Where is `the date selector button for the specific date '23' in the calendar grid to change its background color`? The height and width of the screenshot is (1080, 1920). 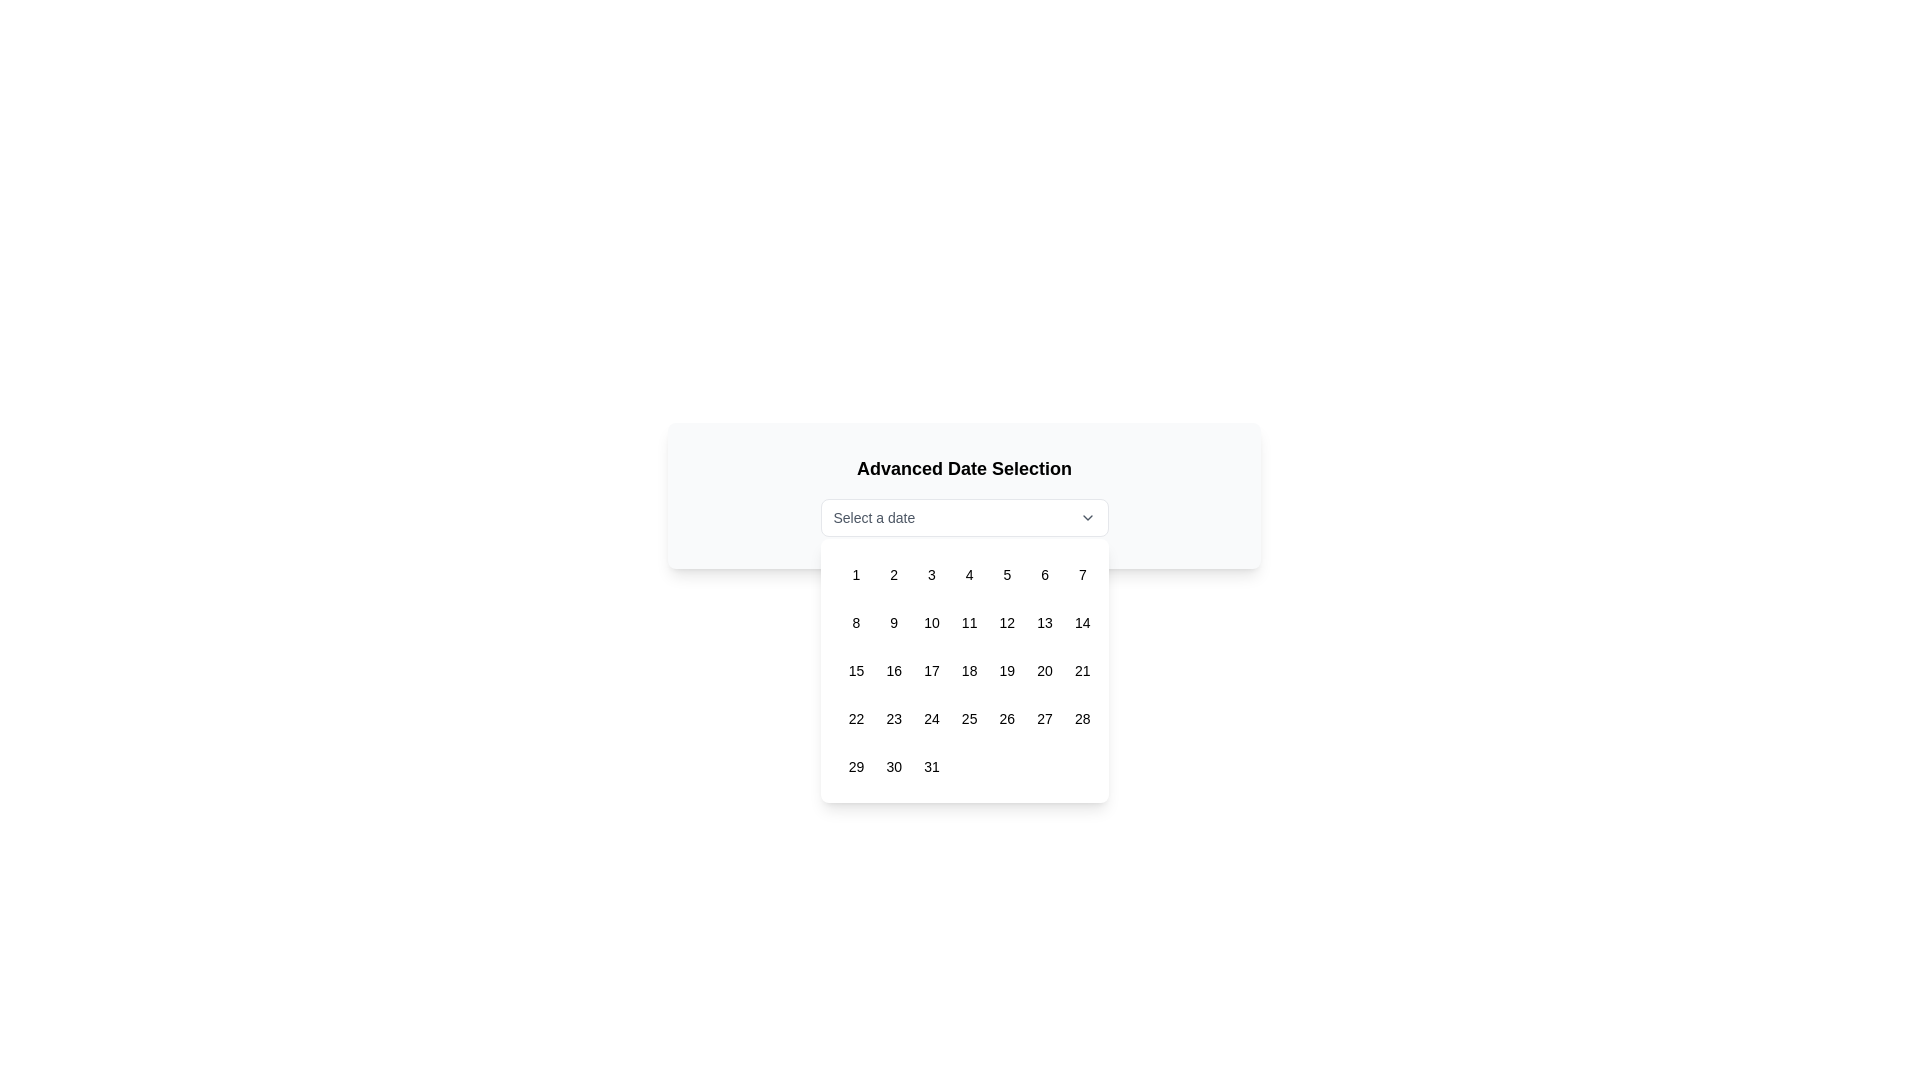
the date selector button for the specific date '23' in the calendar grid to change its background color is located at coordinates (893, 717).